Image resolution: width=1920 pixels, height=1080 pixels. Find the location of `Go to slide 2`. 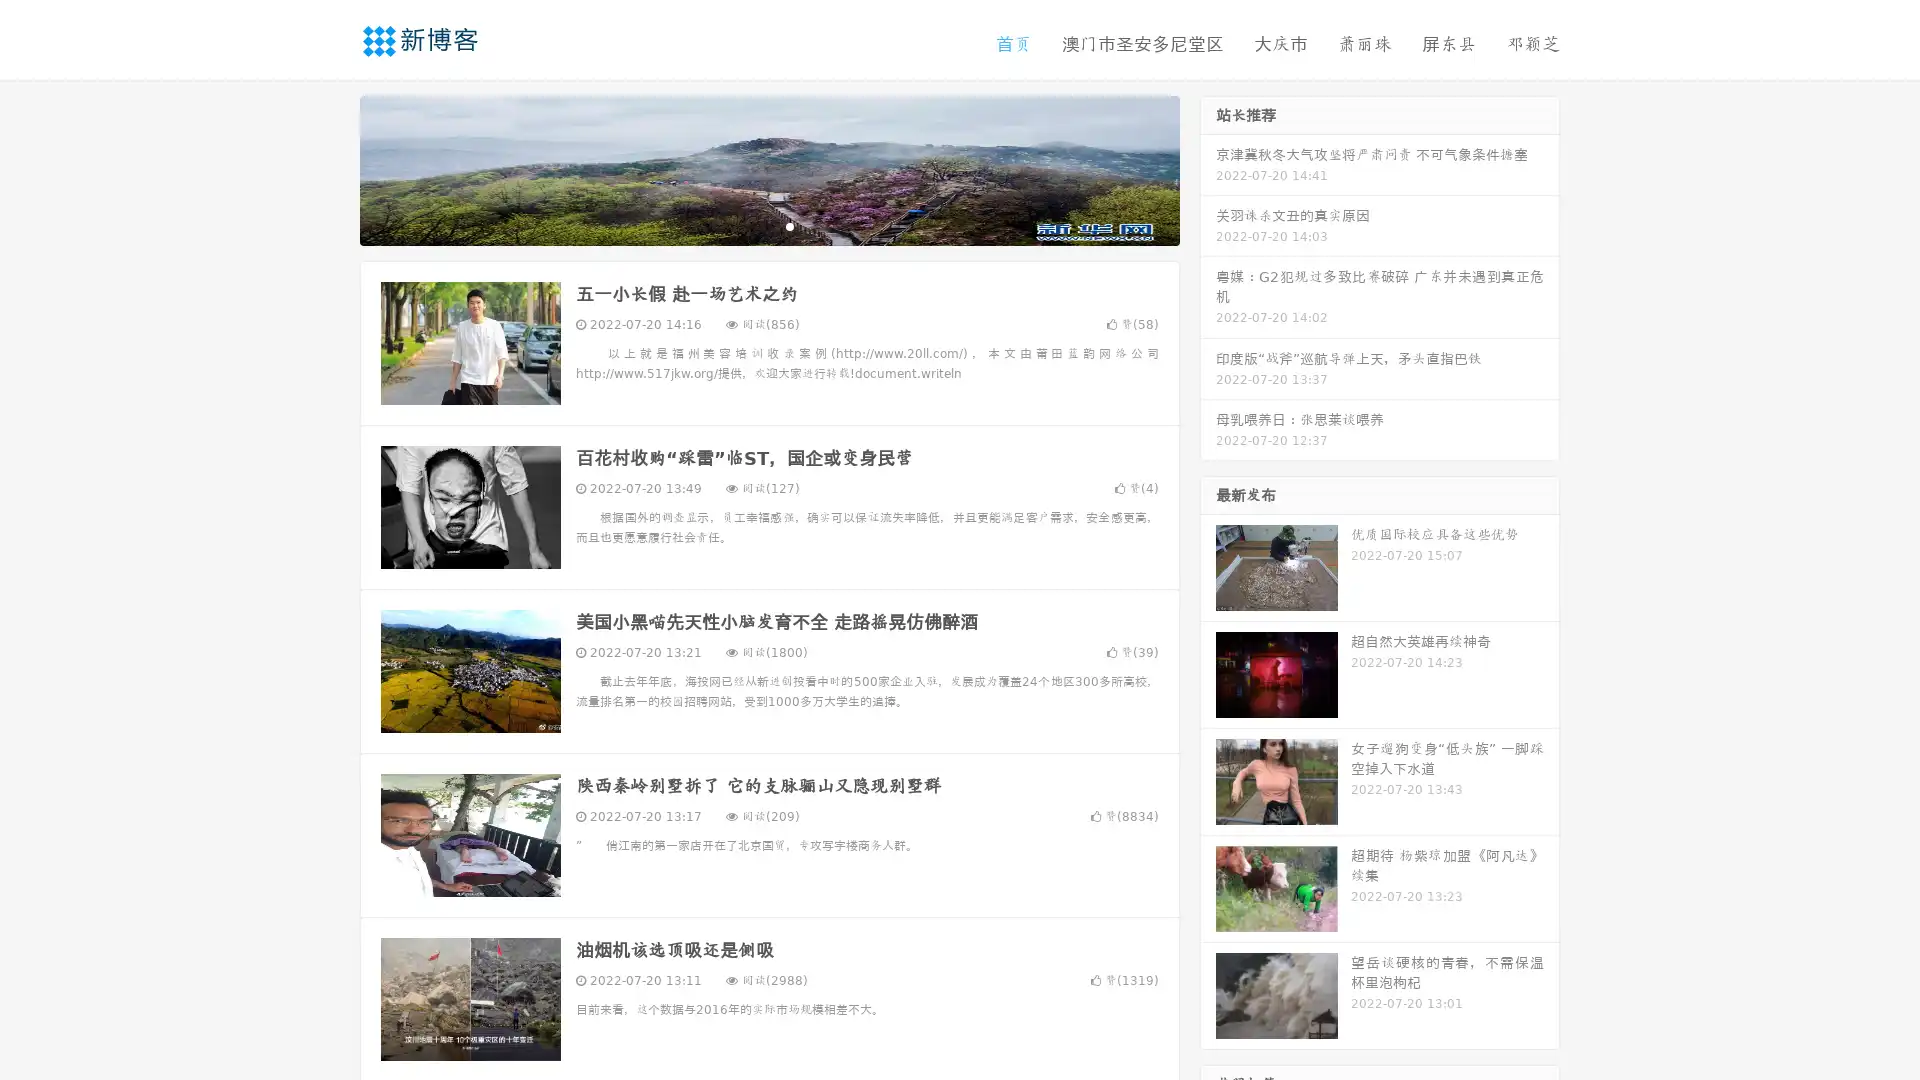

Go to slide 2 is located at coordinates (768, 225).